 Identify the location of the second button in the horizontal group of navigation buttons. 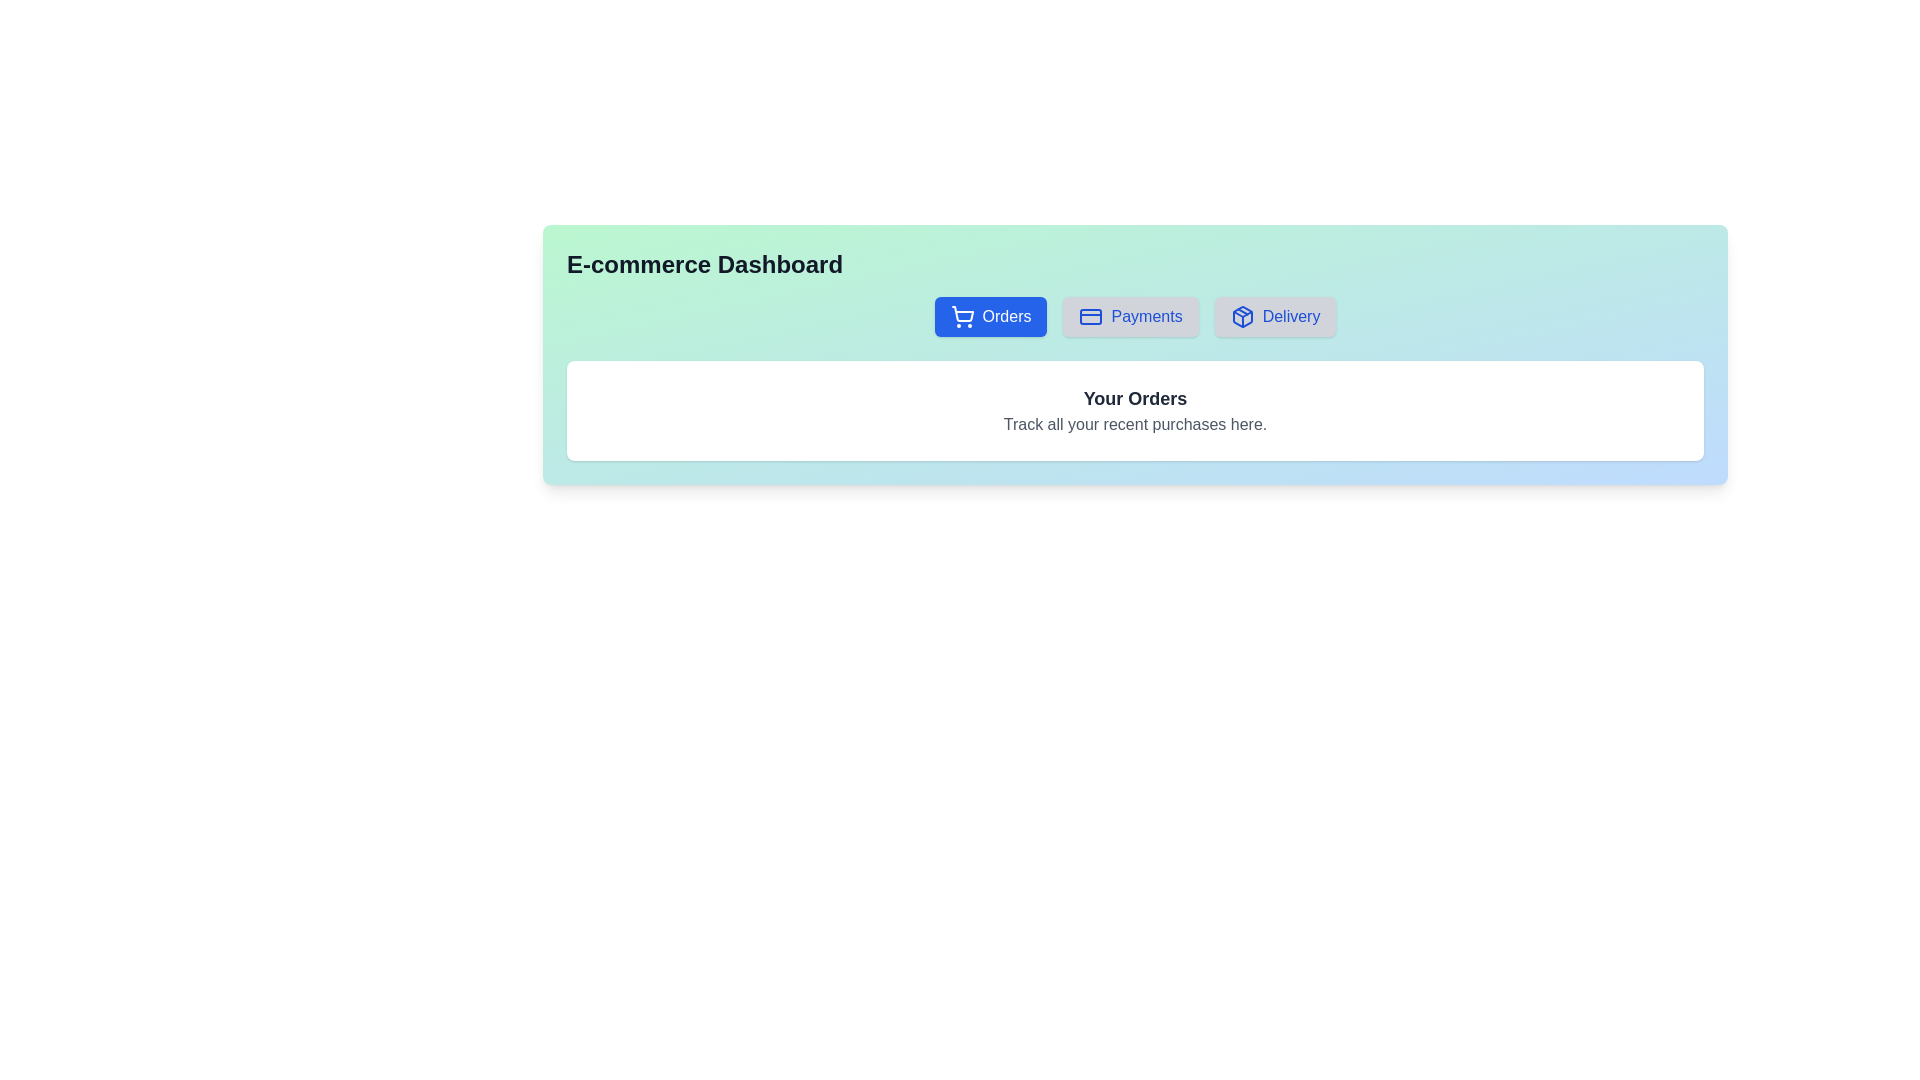
(1131, 315).